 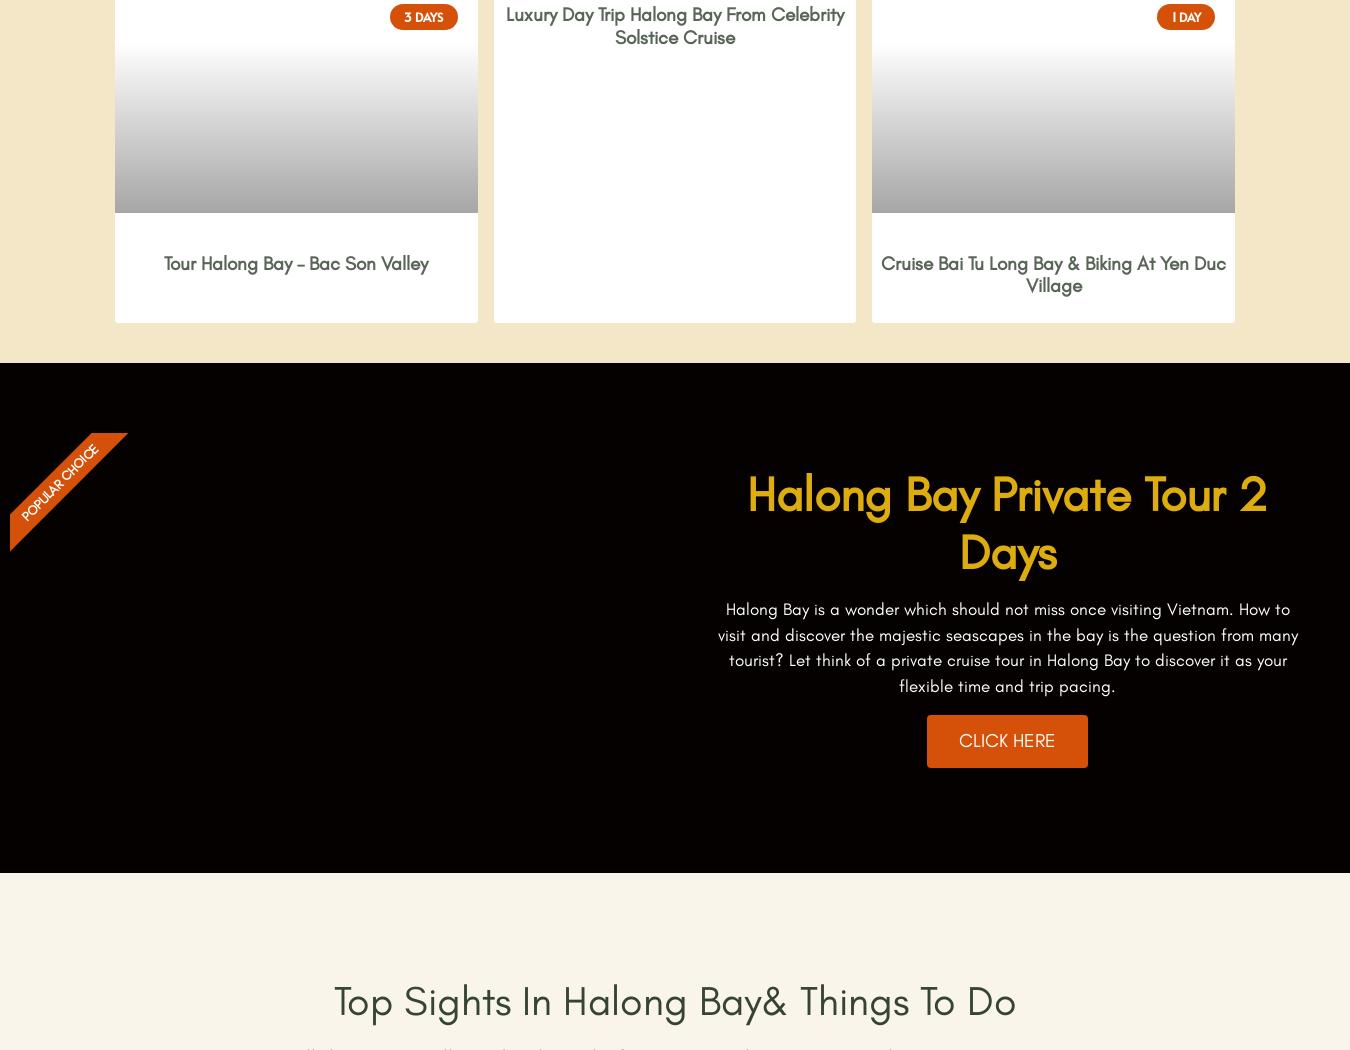 I want to click on 'Tour Halong Bay – Bac Son Valley', so click(x=295, y=262).